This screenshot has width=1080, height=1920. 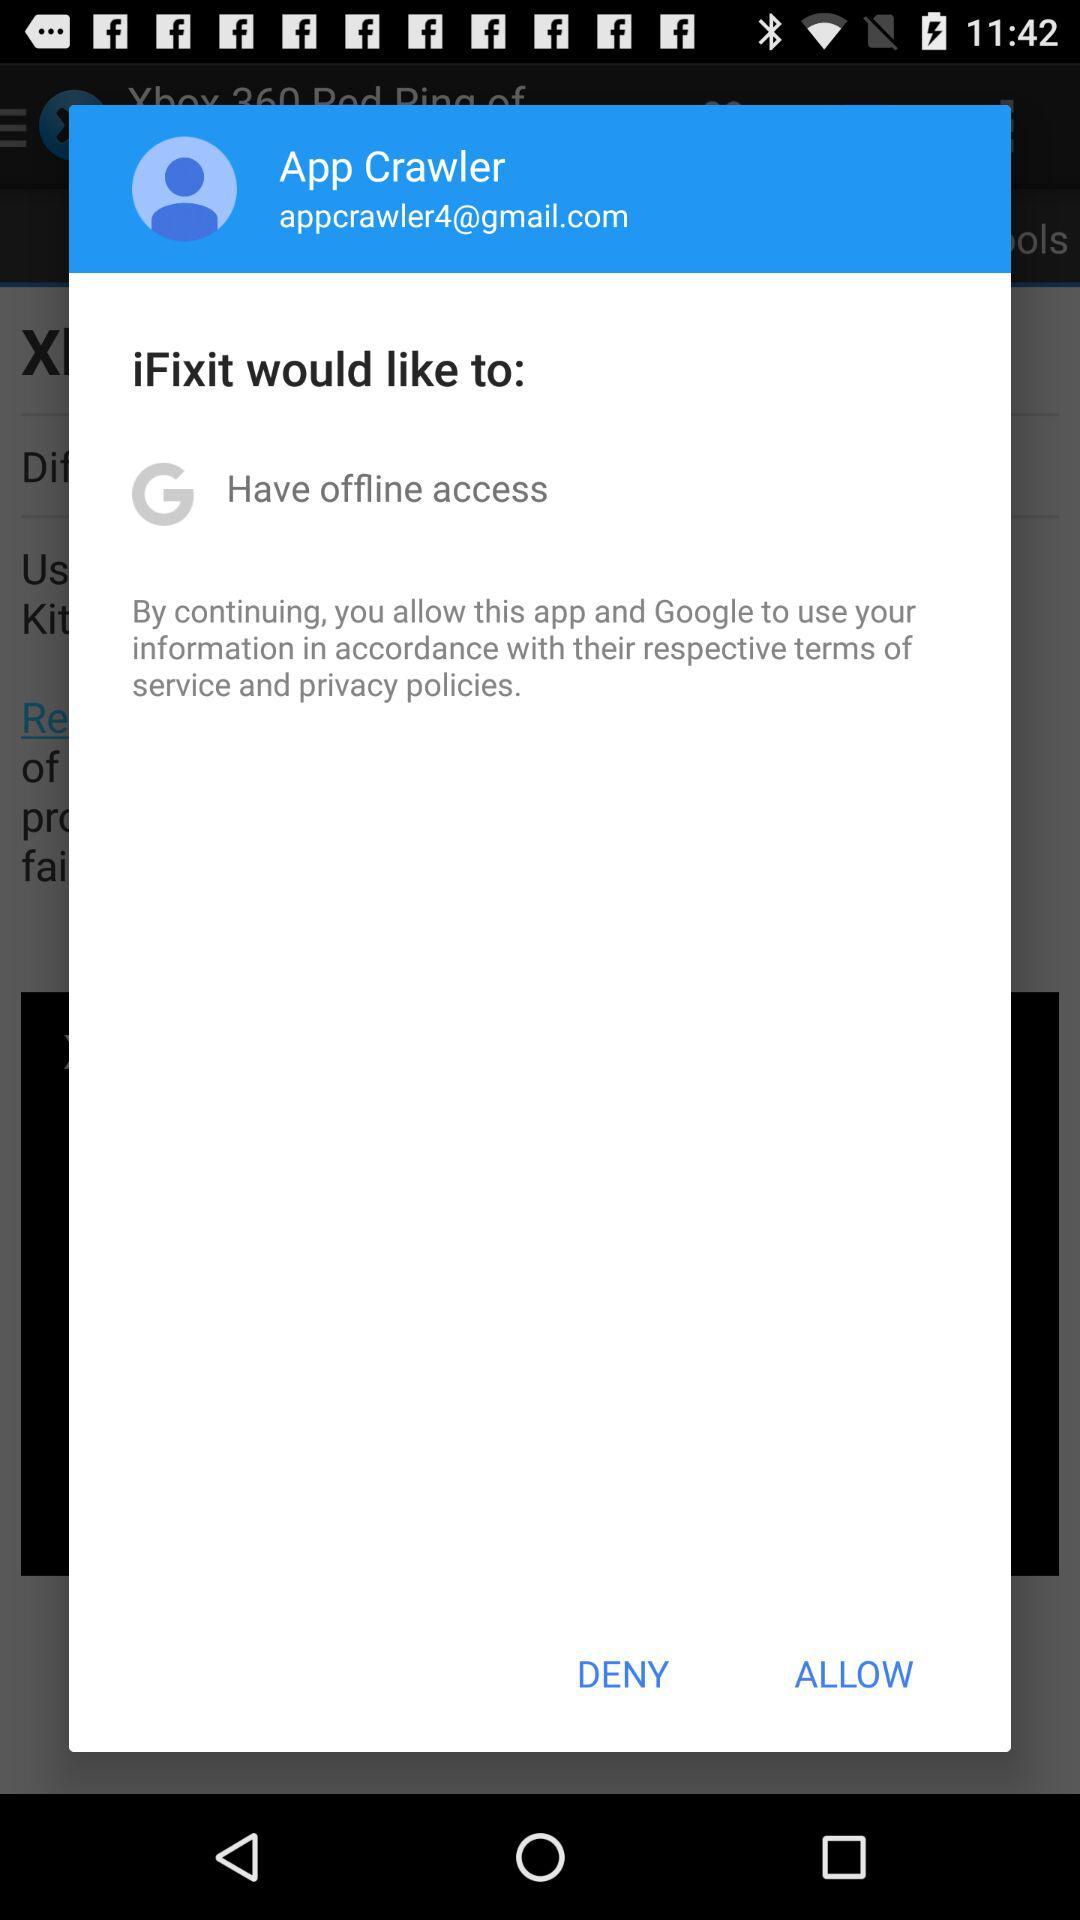 I want to click on the have offline access item, so click(x=387, y=487).